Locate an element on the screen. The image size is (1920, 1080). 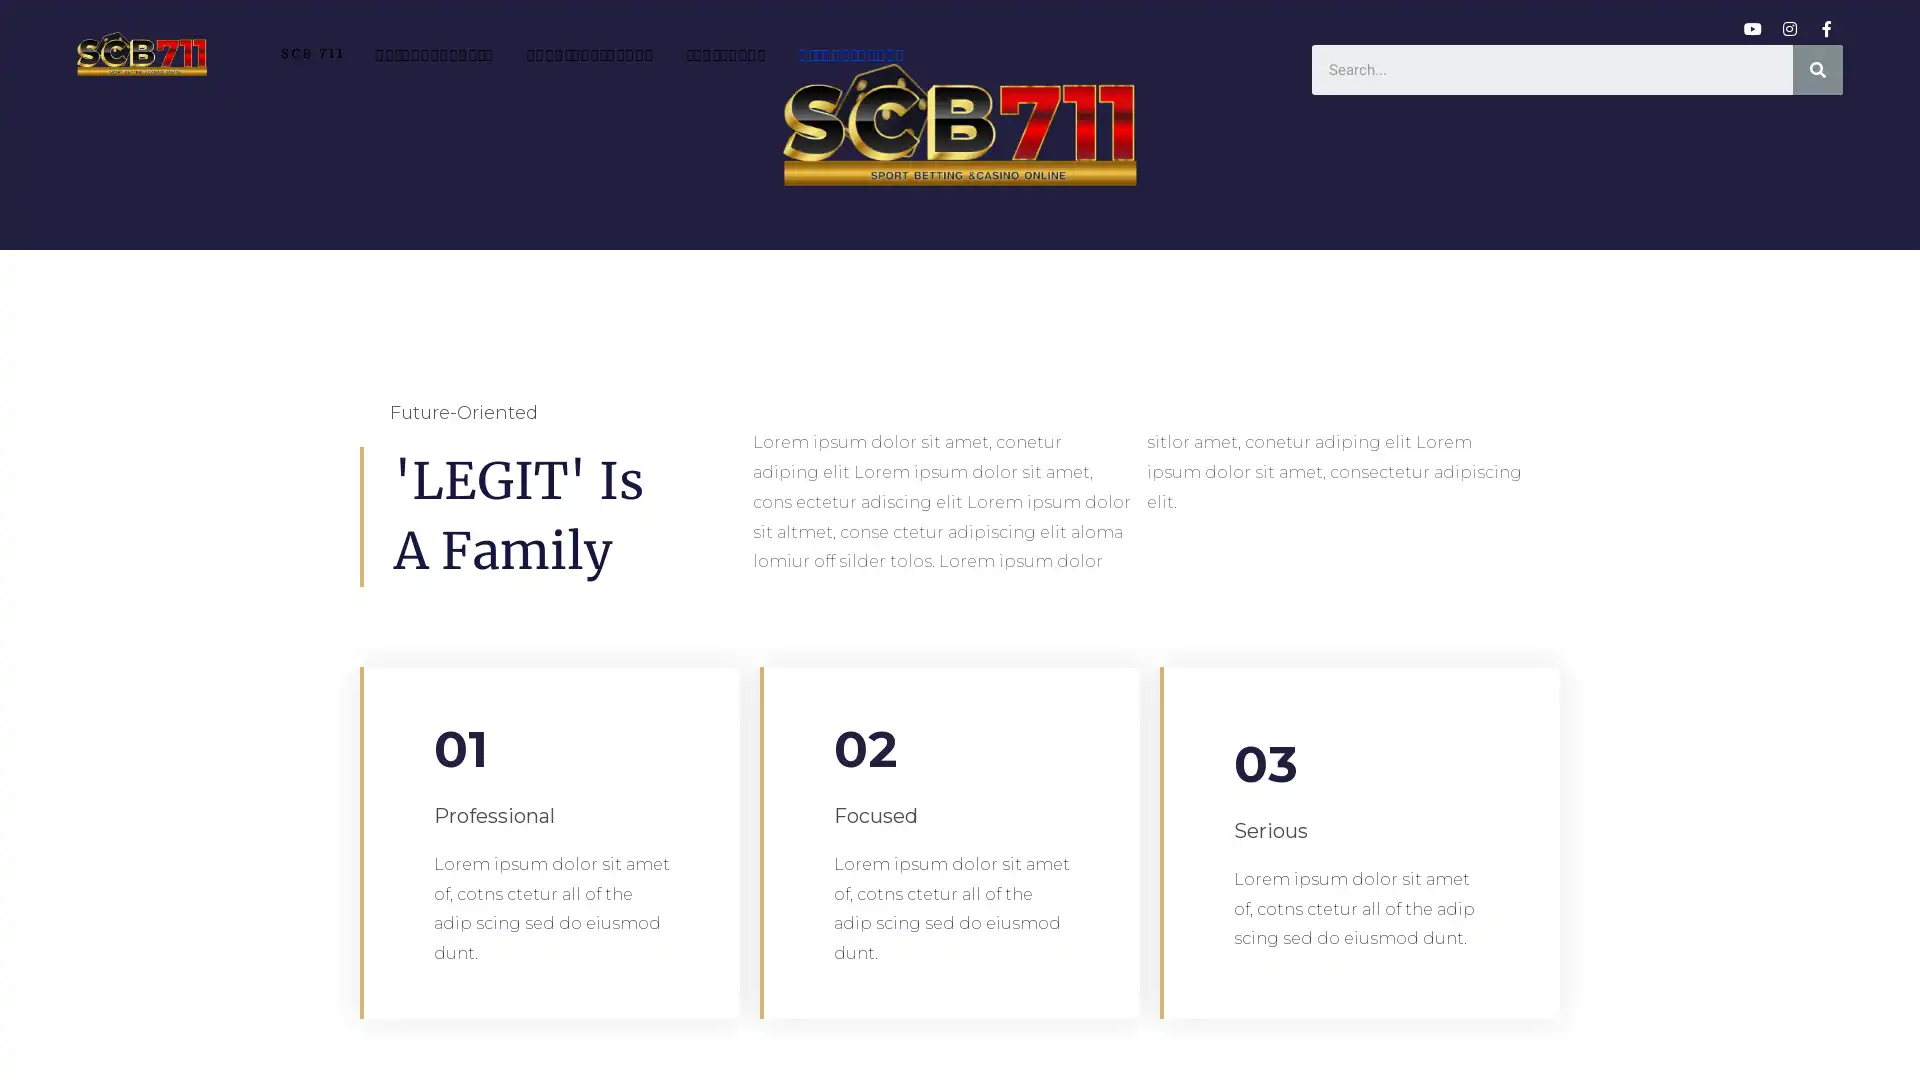
Search is located at coordinates (1818, 68).